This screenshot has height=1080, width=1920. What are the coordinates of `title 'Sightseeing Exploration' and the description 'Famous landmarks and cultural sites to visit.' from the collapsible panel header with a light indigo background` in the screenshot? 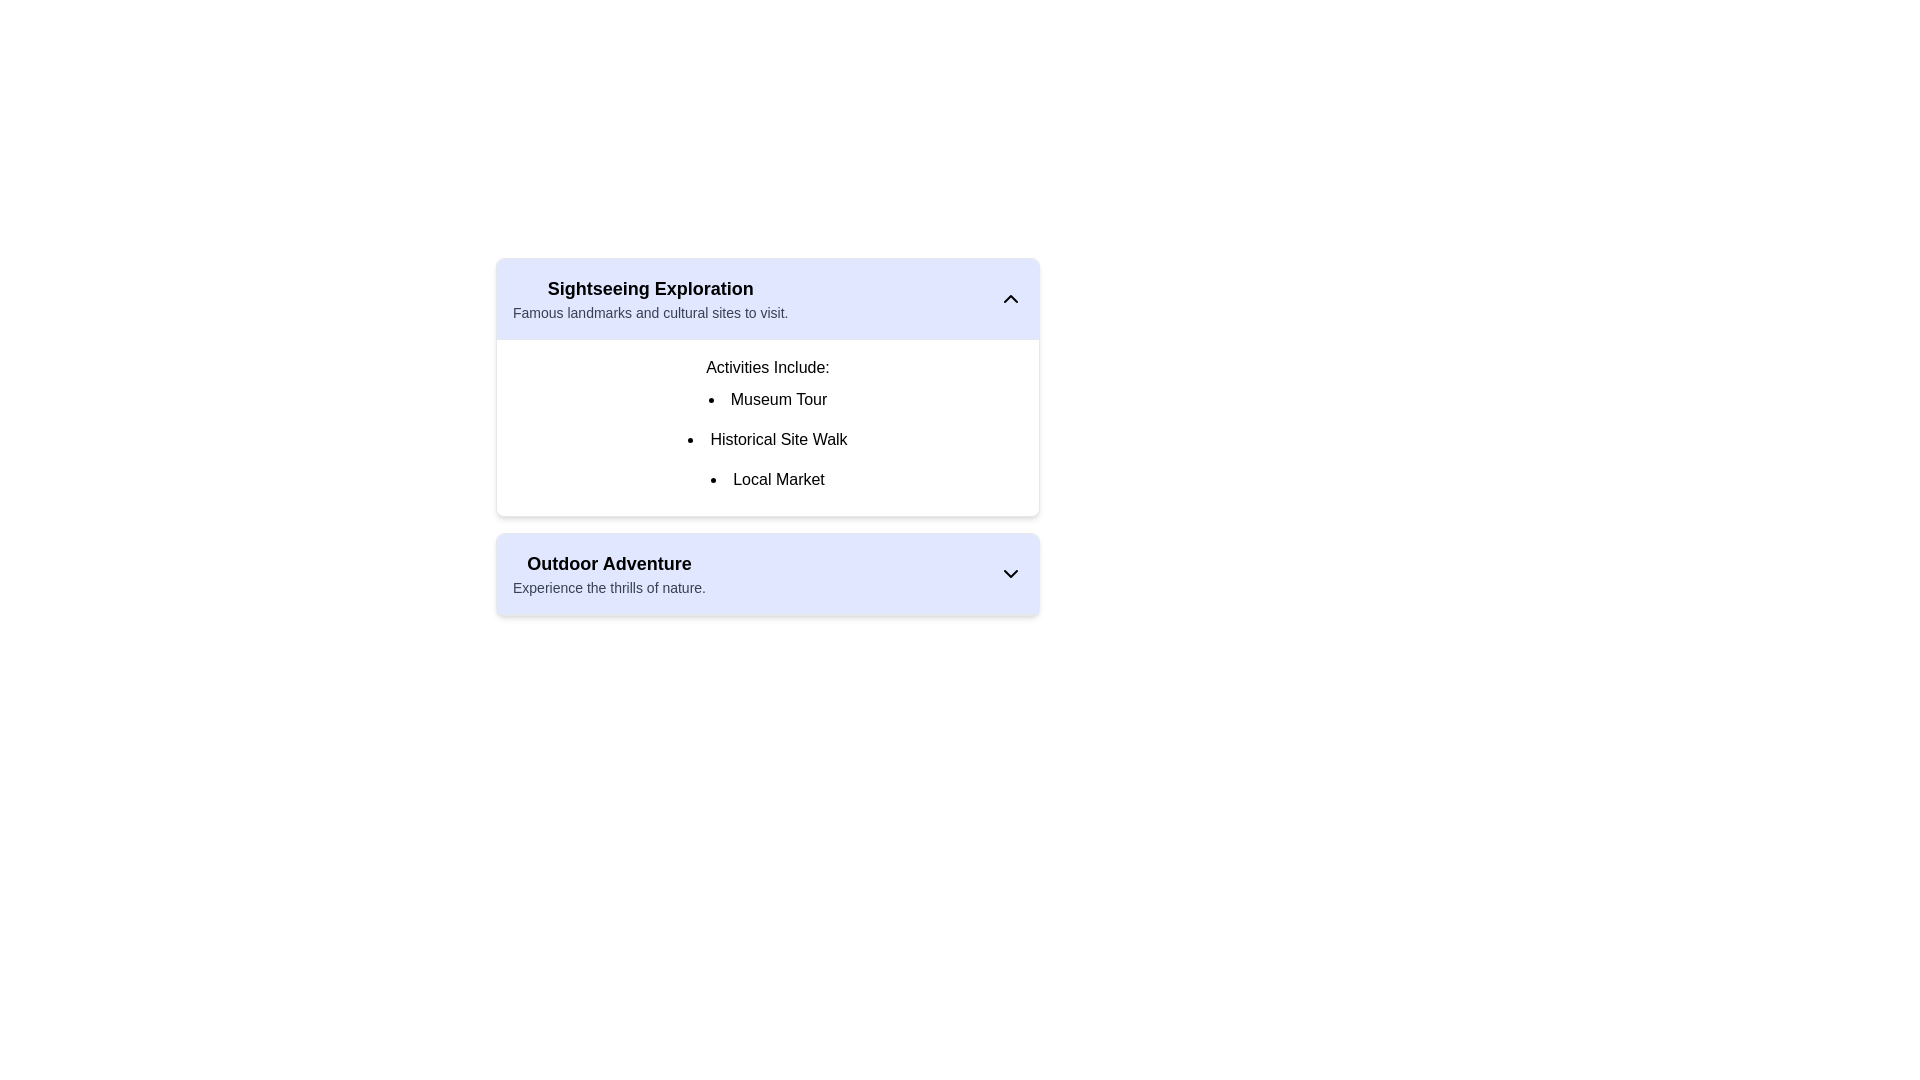 It's located at (767, 299).